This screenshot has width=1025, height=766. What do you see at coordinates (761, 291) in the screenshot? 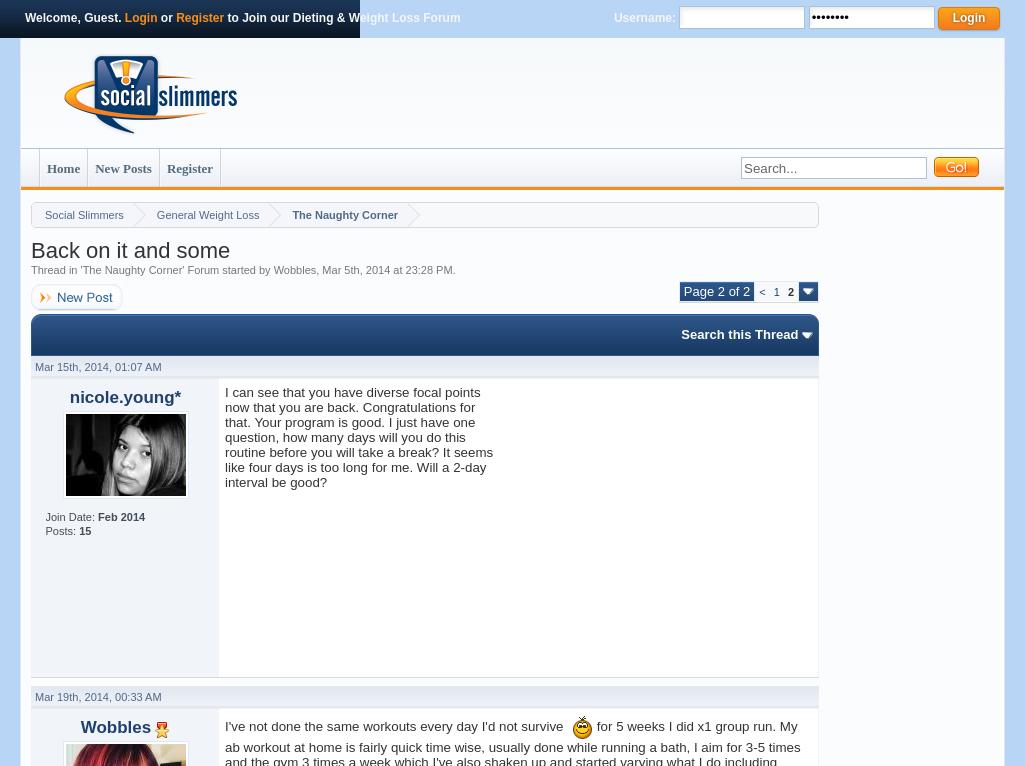
I see `'<'` at bounding box center [761, 291].